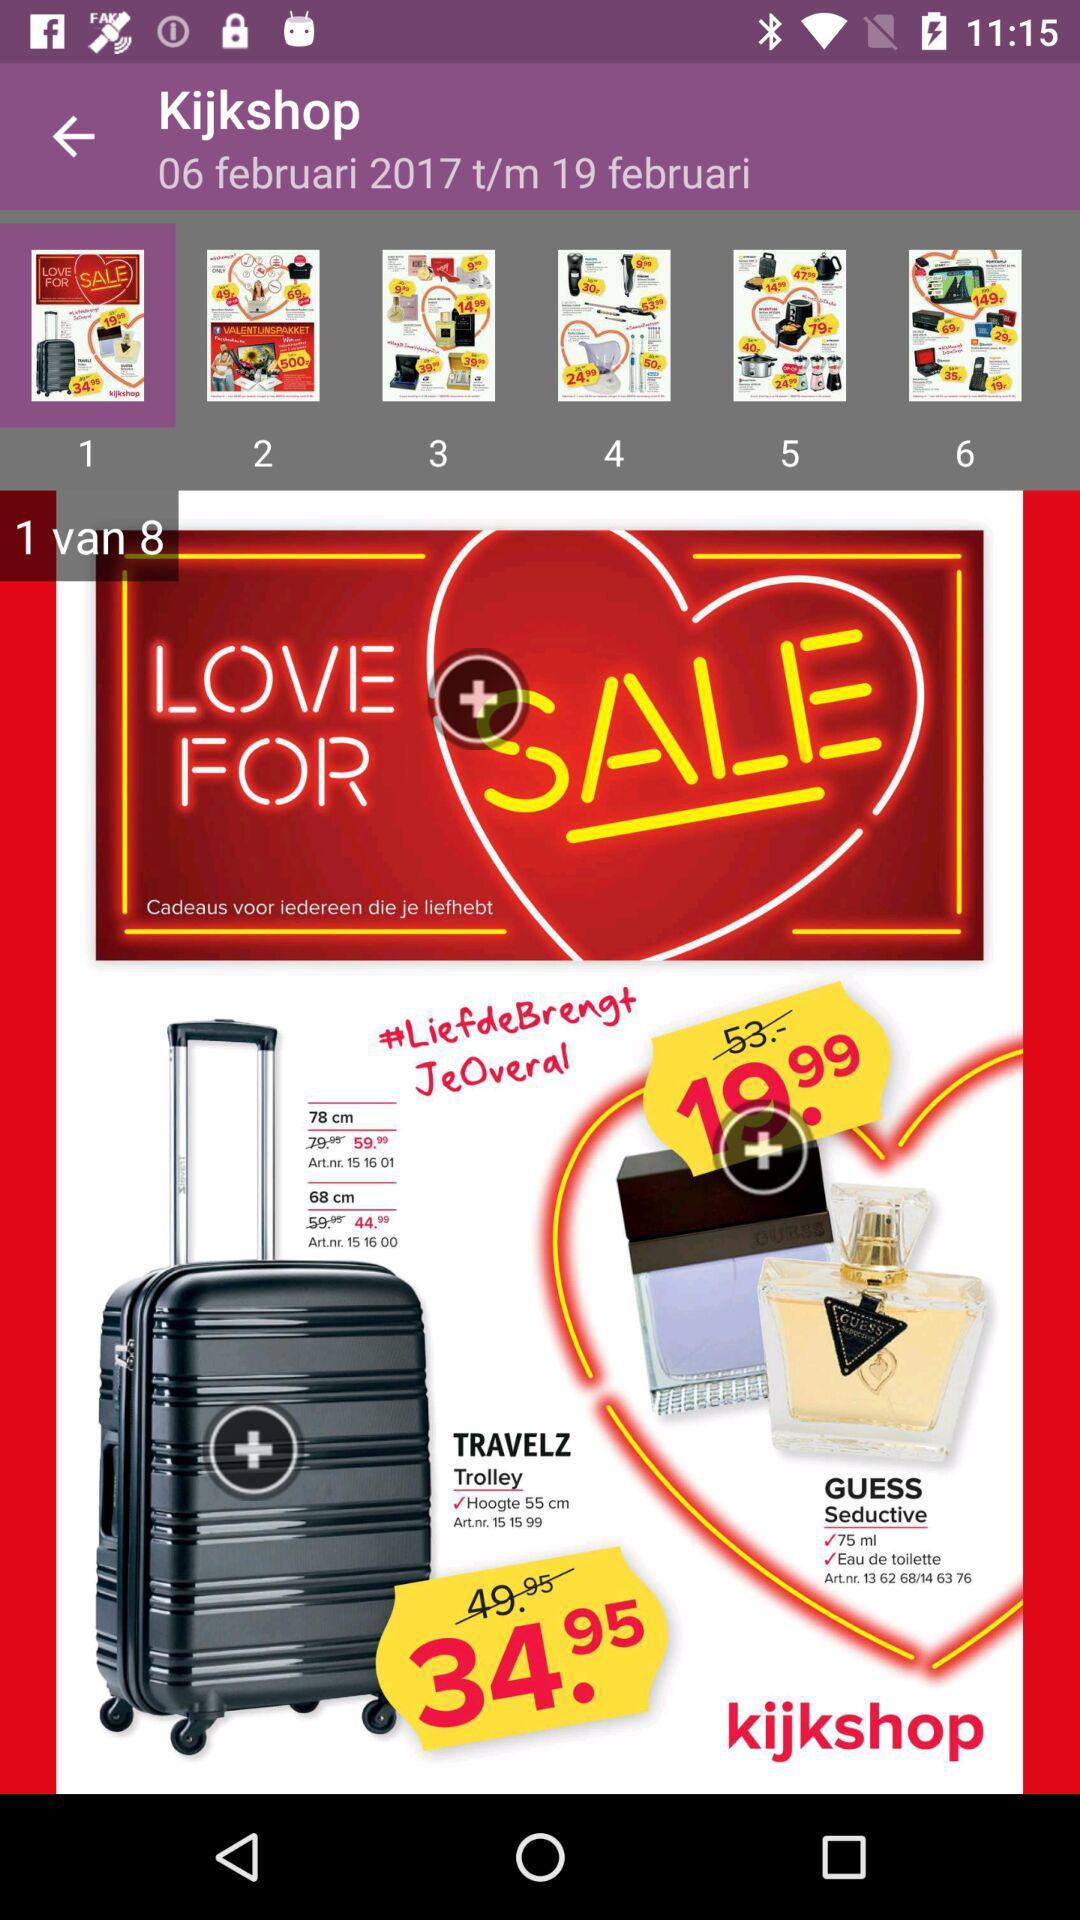 This screenshot has width=1080, height=1920. What do you see at coordinates (437, 325) in the screenshot?
I see `photo` at bounding box center [437, 325].